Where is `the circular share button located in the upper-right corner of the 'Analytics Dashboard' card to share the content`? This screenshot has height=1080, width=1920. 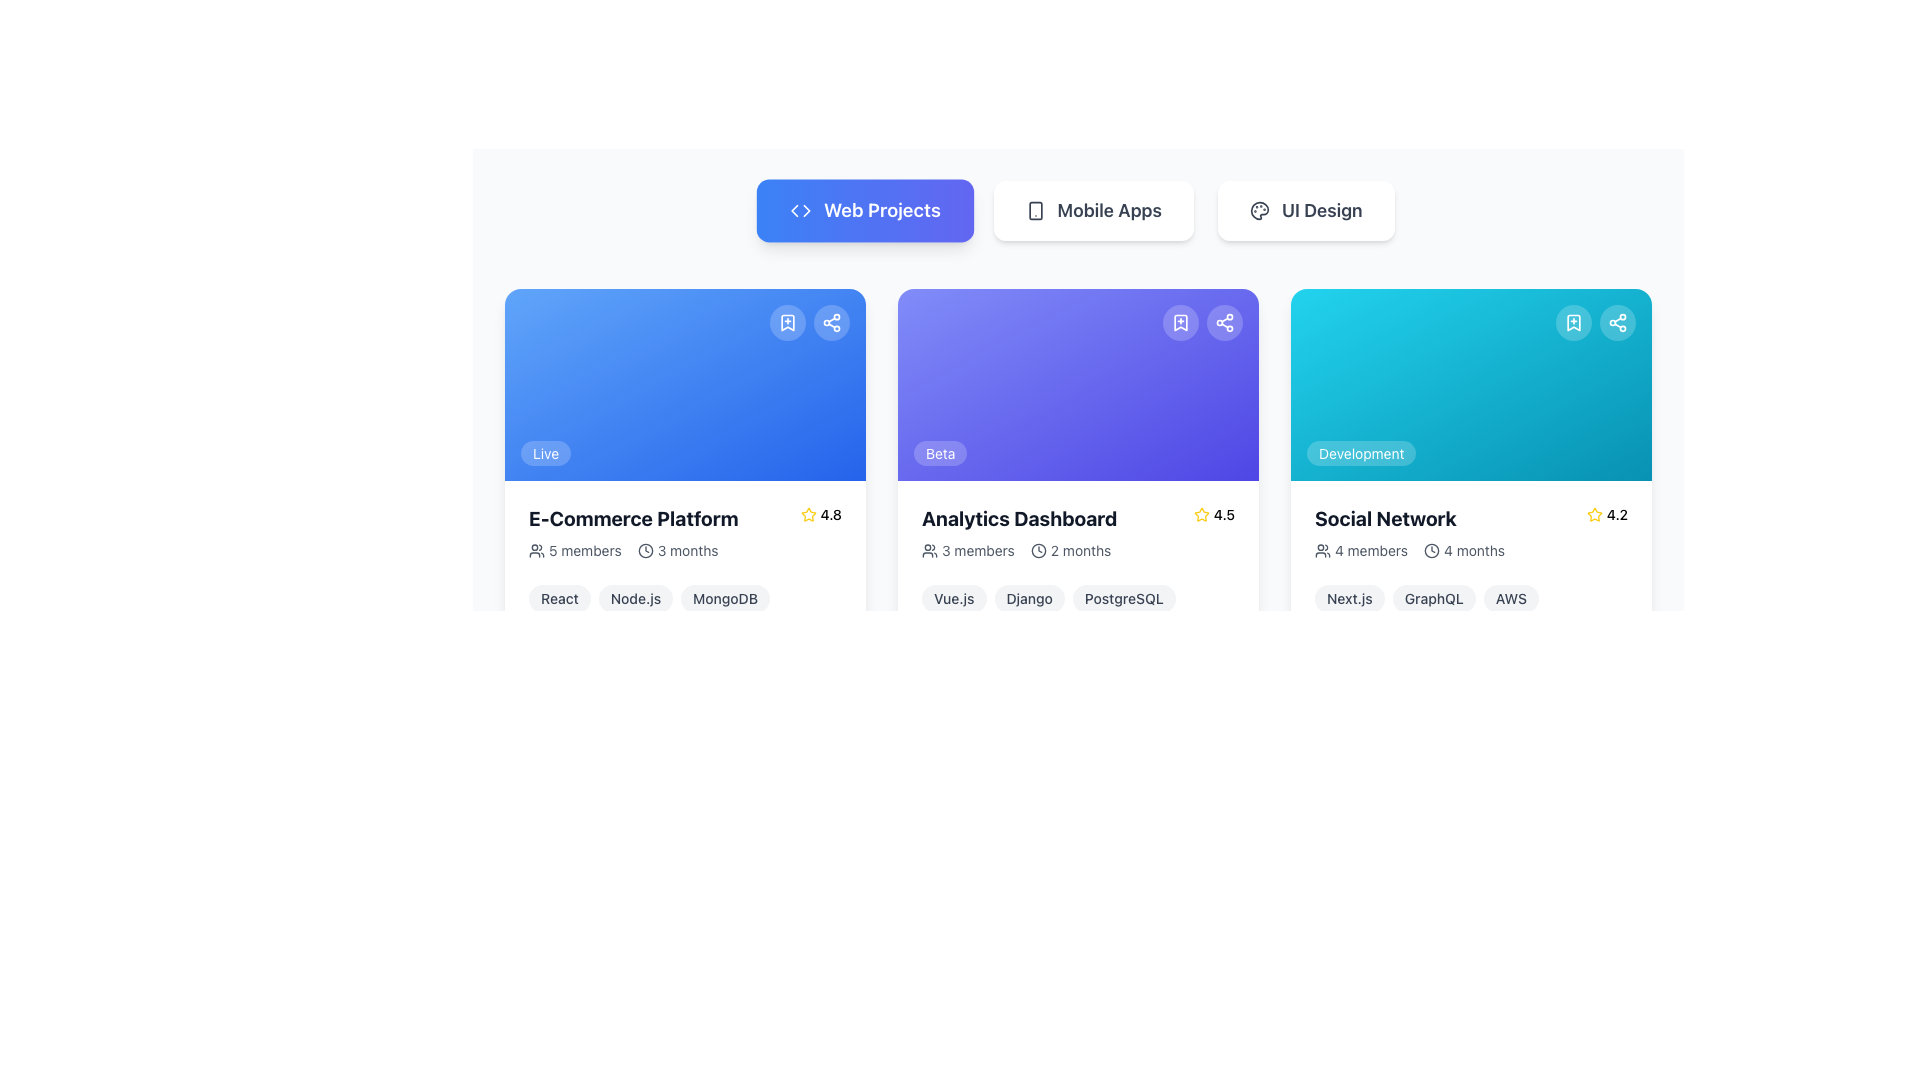
the circular share button located in the upper-right corner of the 'Analytics Dashboard' card to share the content is located at coordinates (1223, 322).